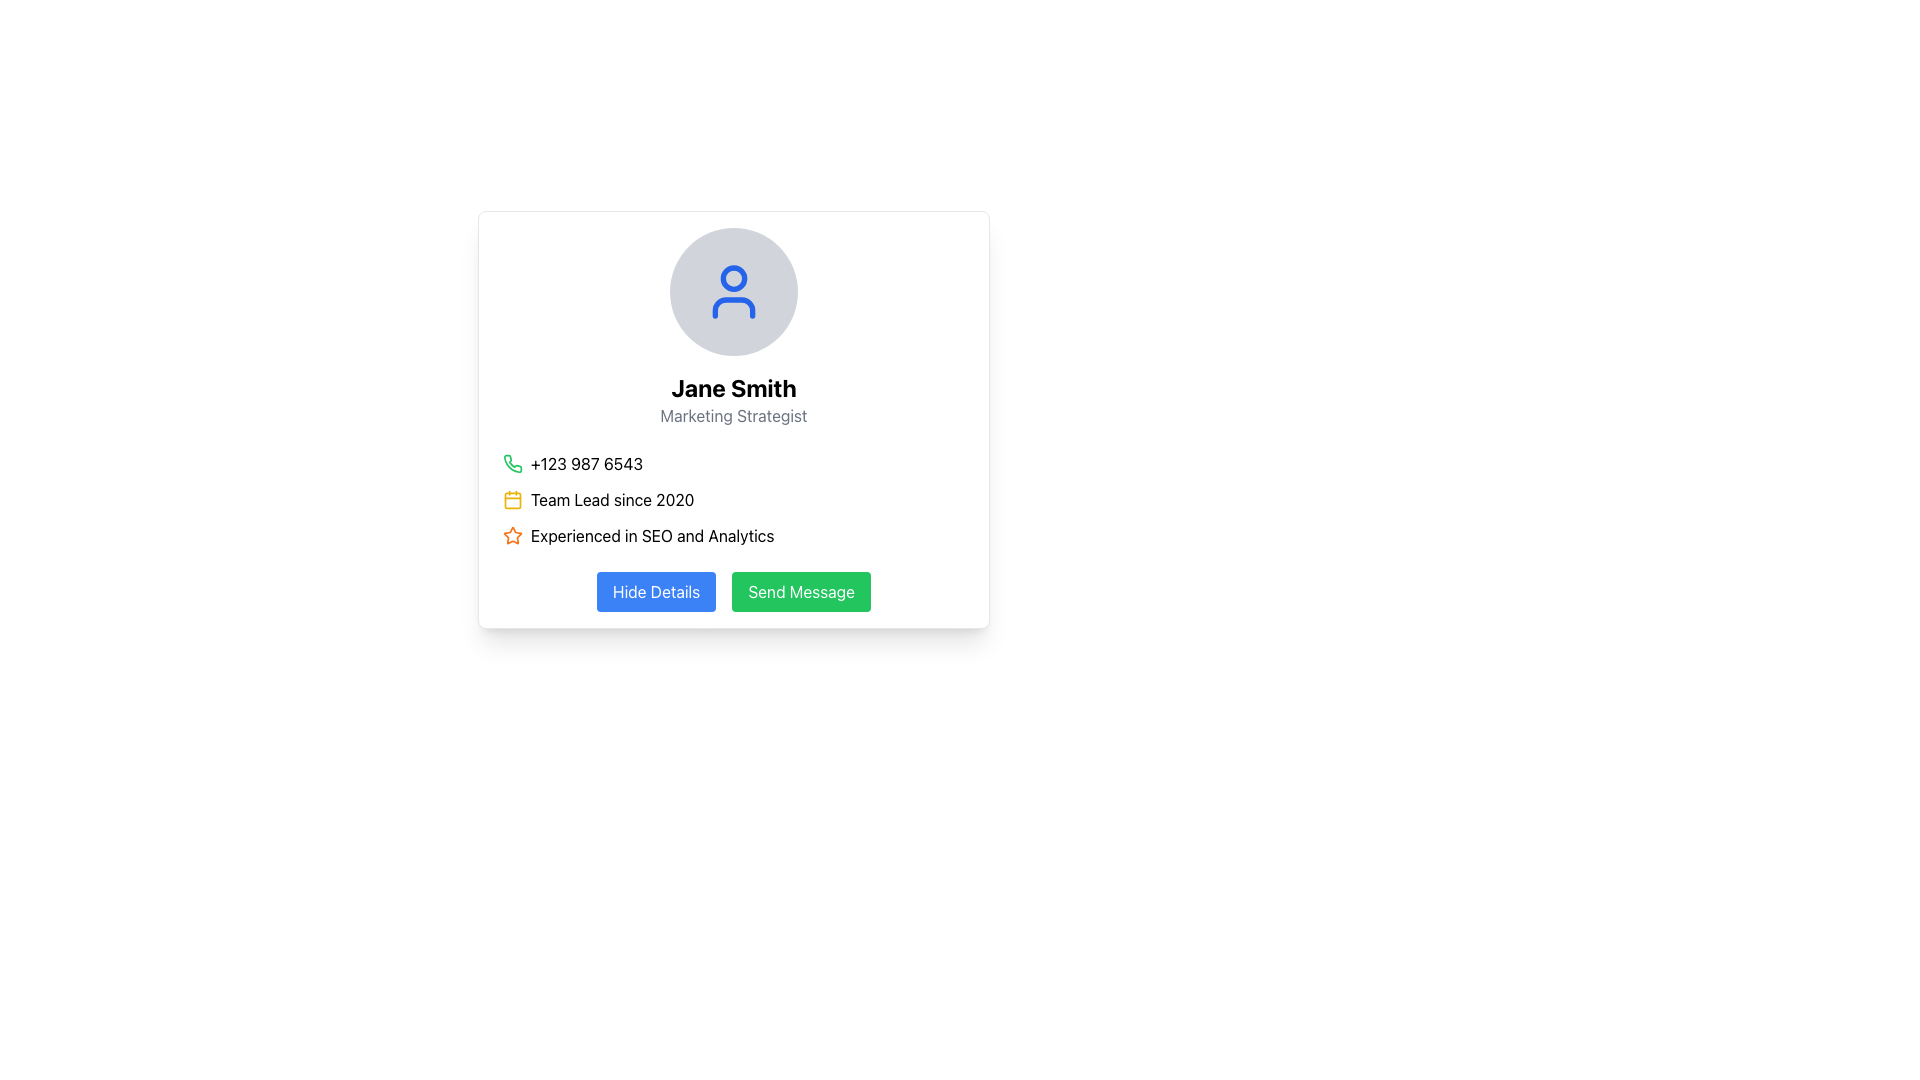 Image resolution: width=1920 pixels, height=1080 pixels. I want to click on the rectangular graphical icon located at the center of the yellow calendar icon, adjacent to the text 'Team Lead since 2020', so click(513, 499).